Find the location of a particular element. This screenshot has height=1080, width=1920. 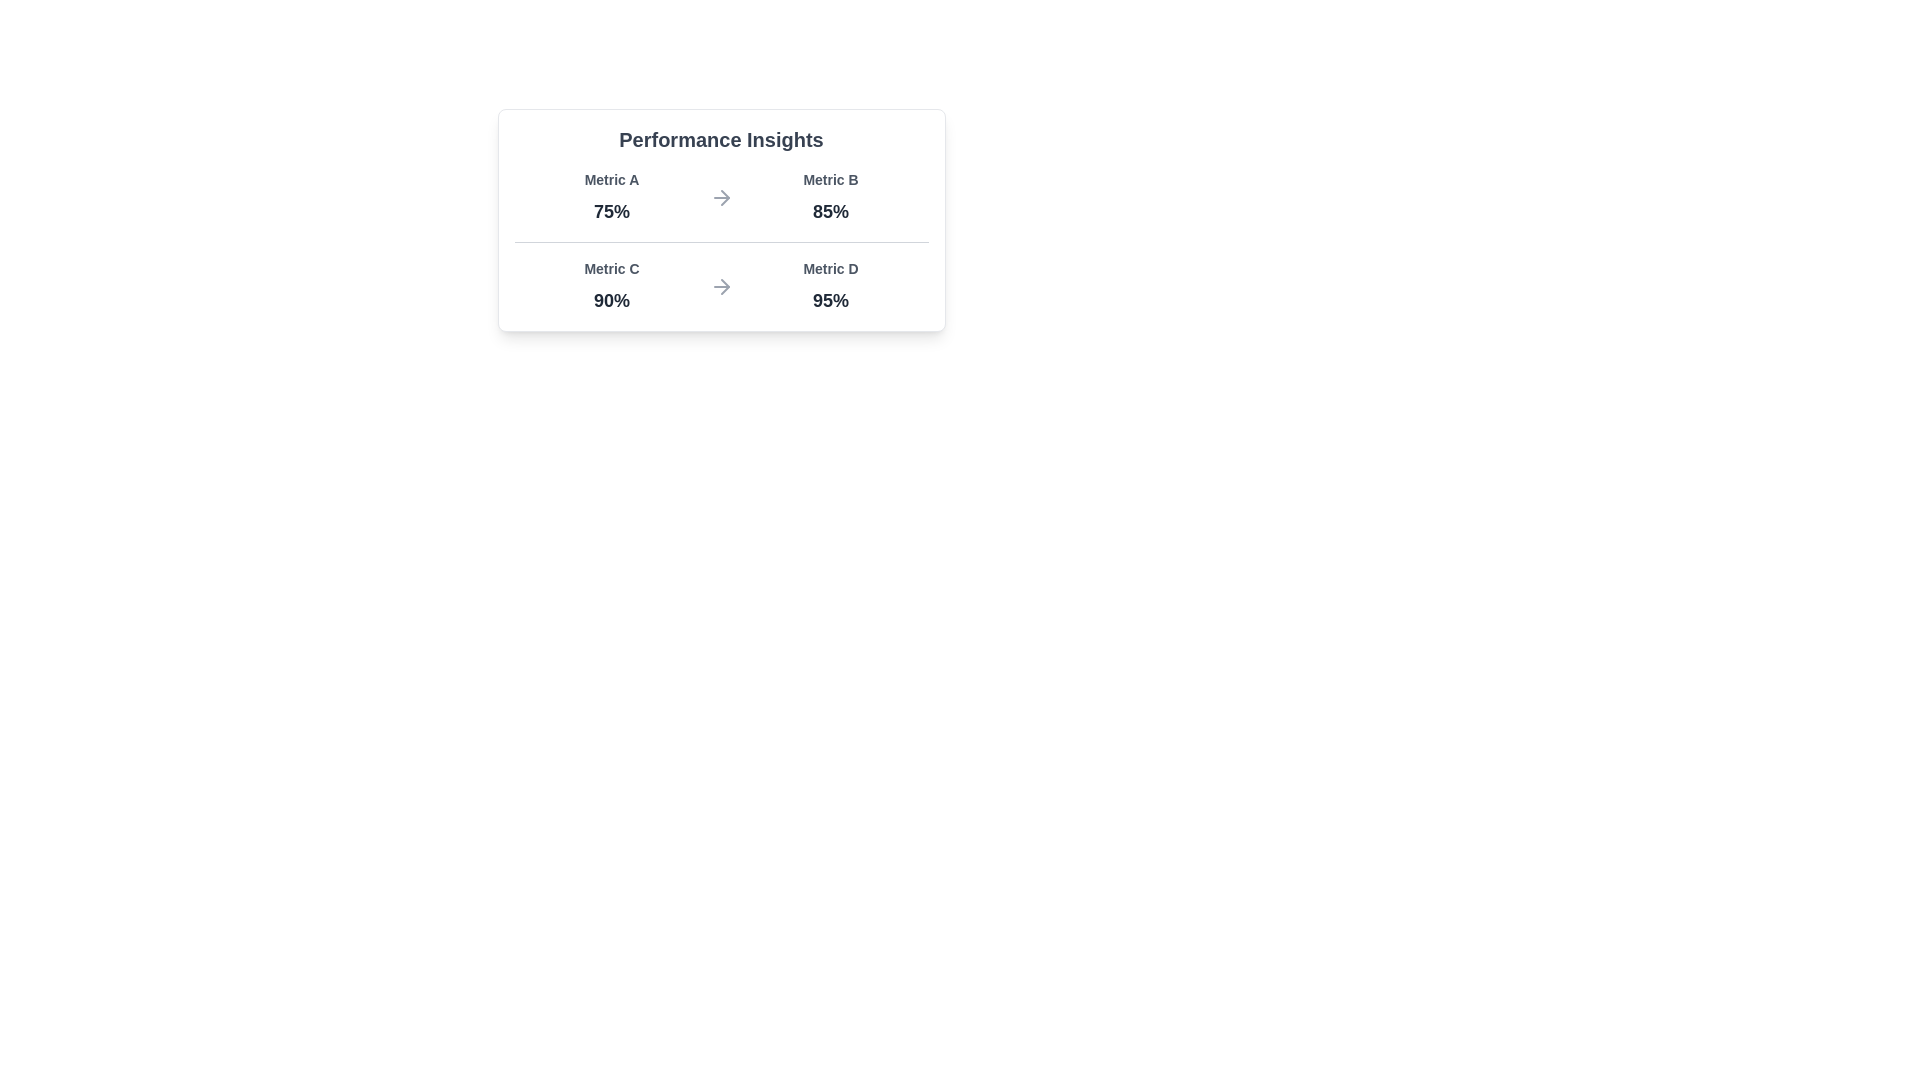

the Text label displaying '90%' in bold font, located in the 'Performance Insights' box under 'Metric C' is located at coordinates (610, 300).